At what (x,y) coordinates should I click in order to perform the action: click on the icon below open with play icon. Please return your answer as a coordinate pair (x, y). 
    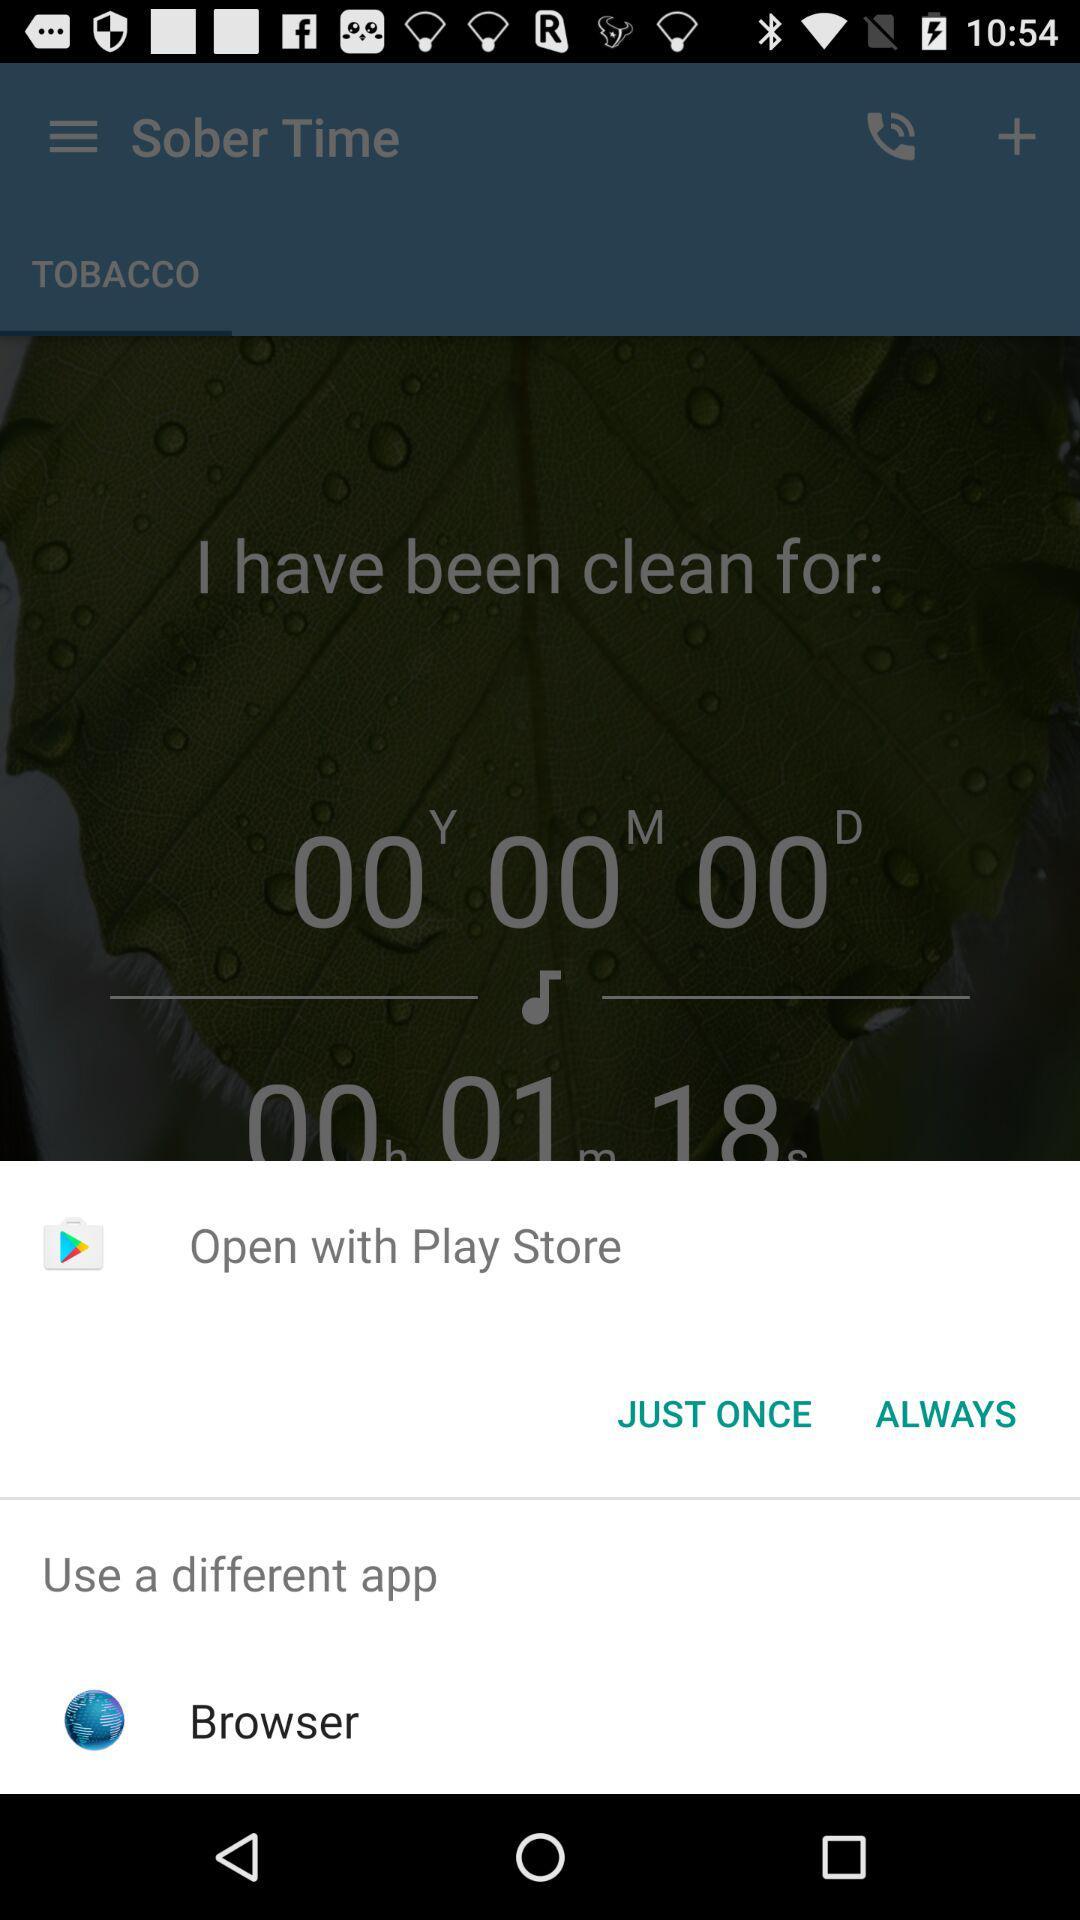
    Looking at the image, I should click on (713, 1411).